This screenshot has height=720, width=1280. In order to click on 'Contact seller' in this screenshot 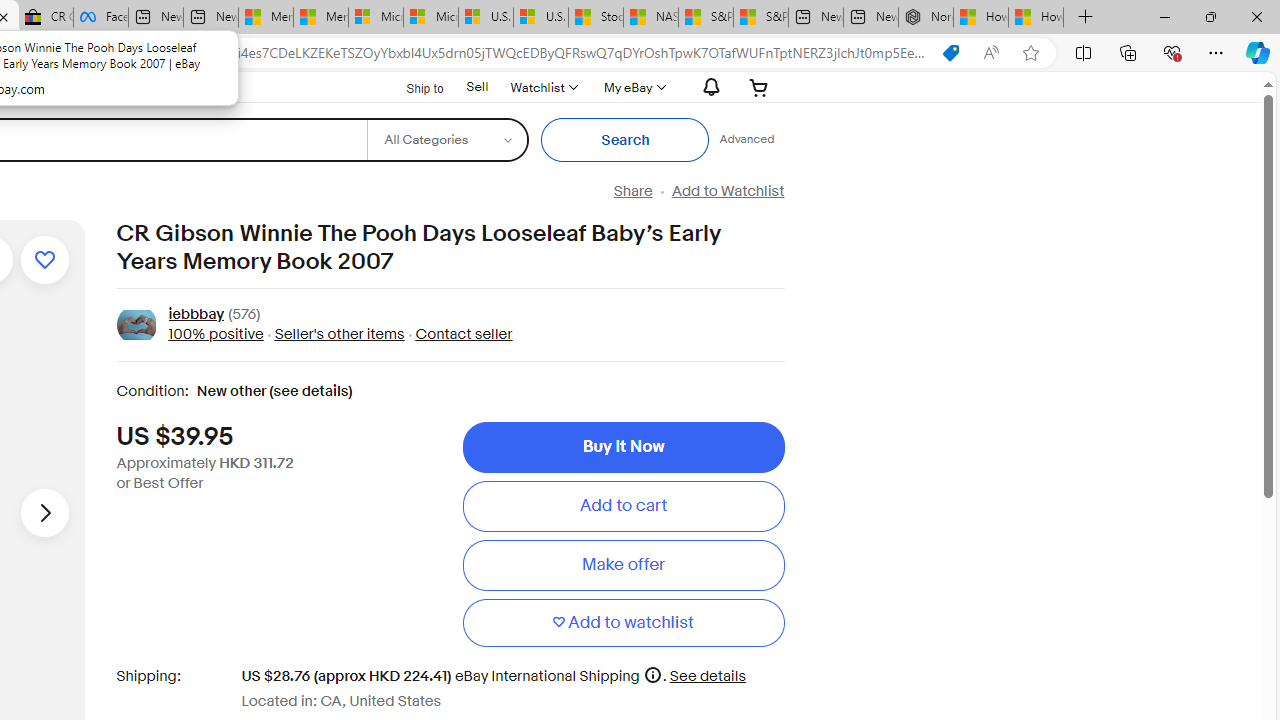, I will do `click(463, 333)`.